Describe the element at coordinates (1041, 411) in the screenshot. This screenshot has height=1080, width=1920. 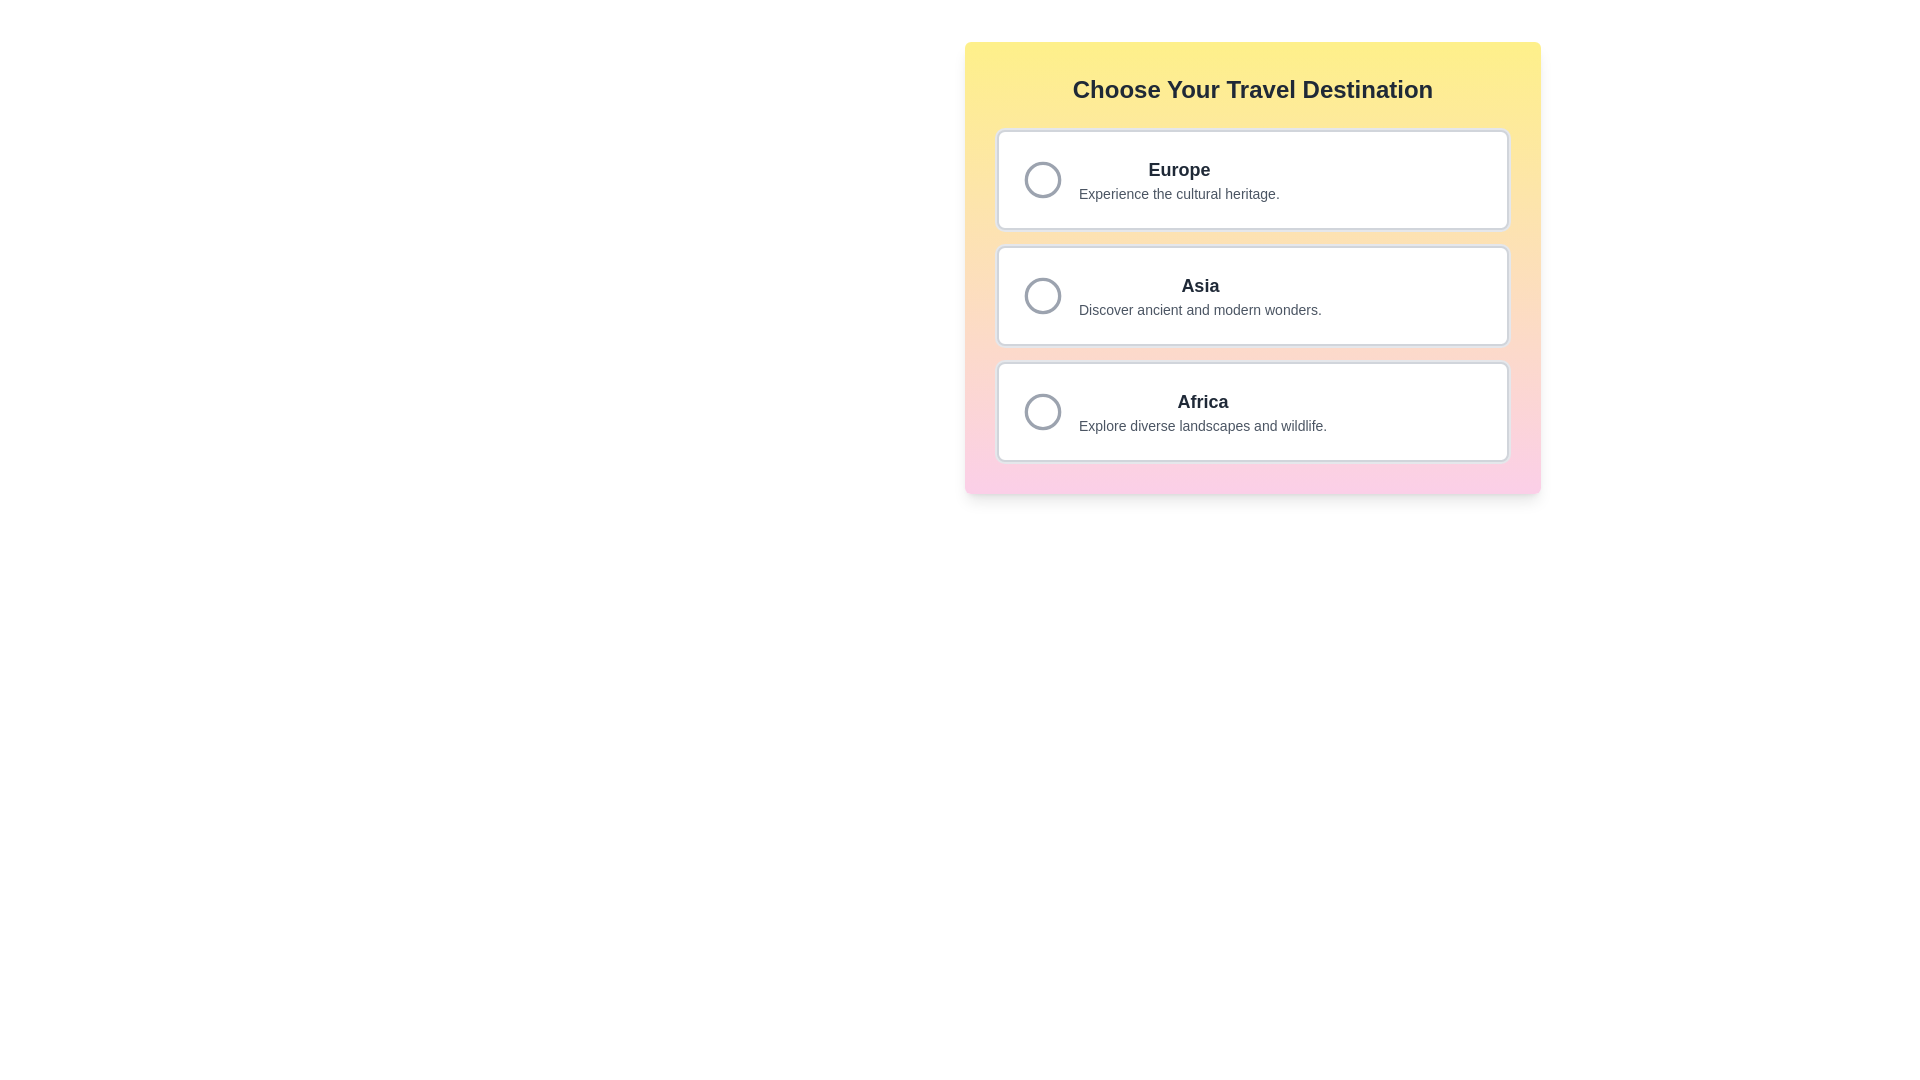
I see `the radio button for the 'Africa' travel choice` at that location.